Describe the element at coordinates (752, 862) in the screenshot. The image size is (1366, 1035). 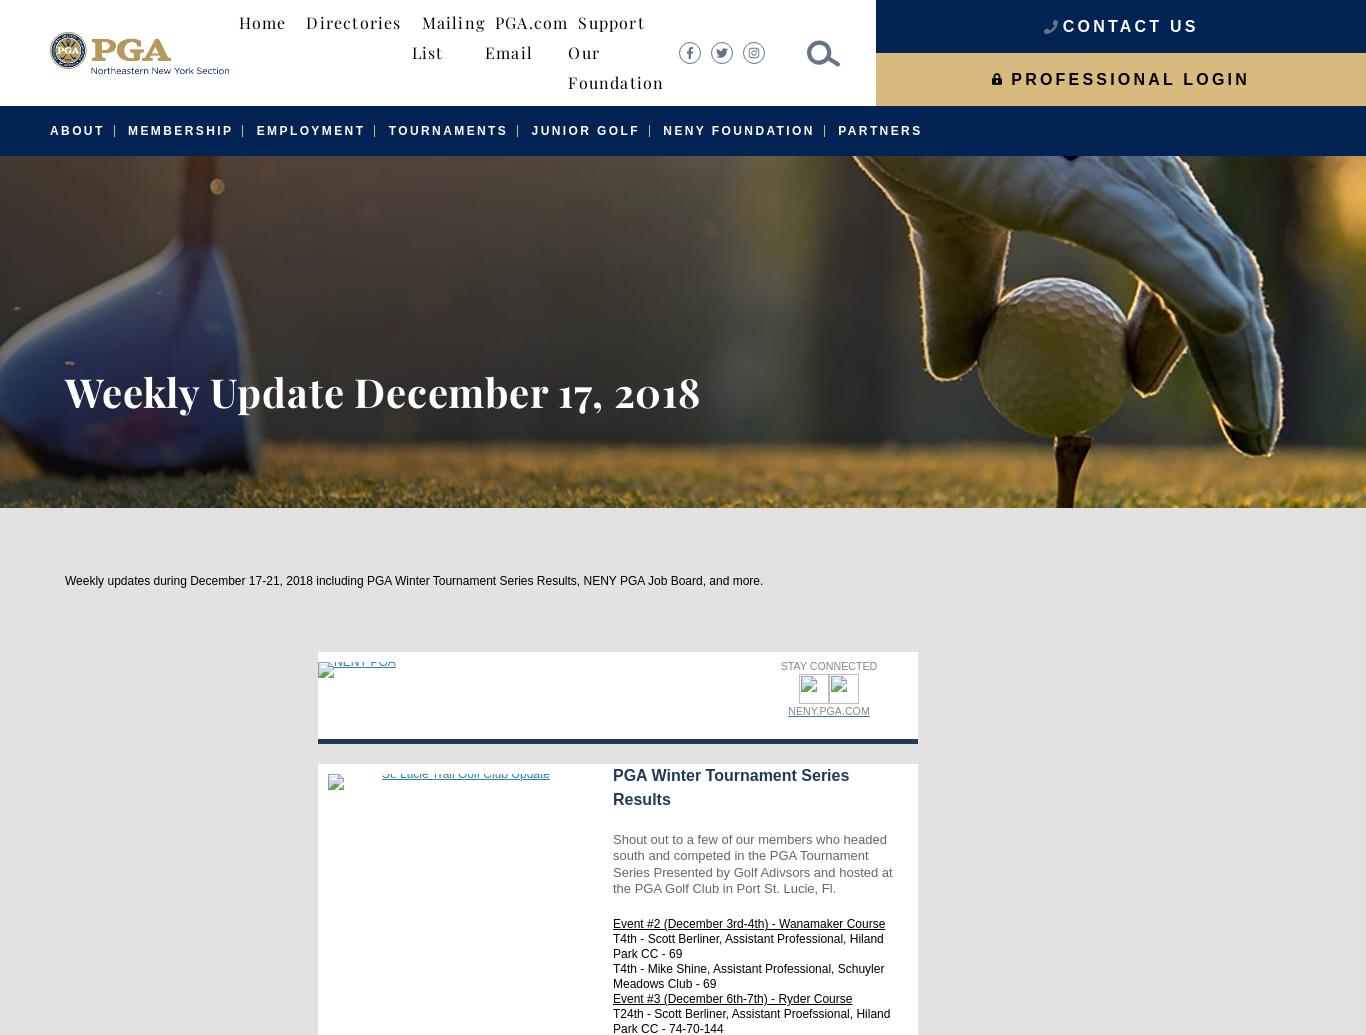
I see `'Shout out to a few of our members who headed south and competed in the PGA Tournament Series Presented by Golf Adivsors and hosted at the PGA Golf Club in Port St. Lucie, Fl.'` at that location.